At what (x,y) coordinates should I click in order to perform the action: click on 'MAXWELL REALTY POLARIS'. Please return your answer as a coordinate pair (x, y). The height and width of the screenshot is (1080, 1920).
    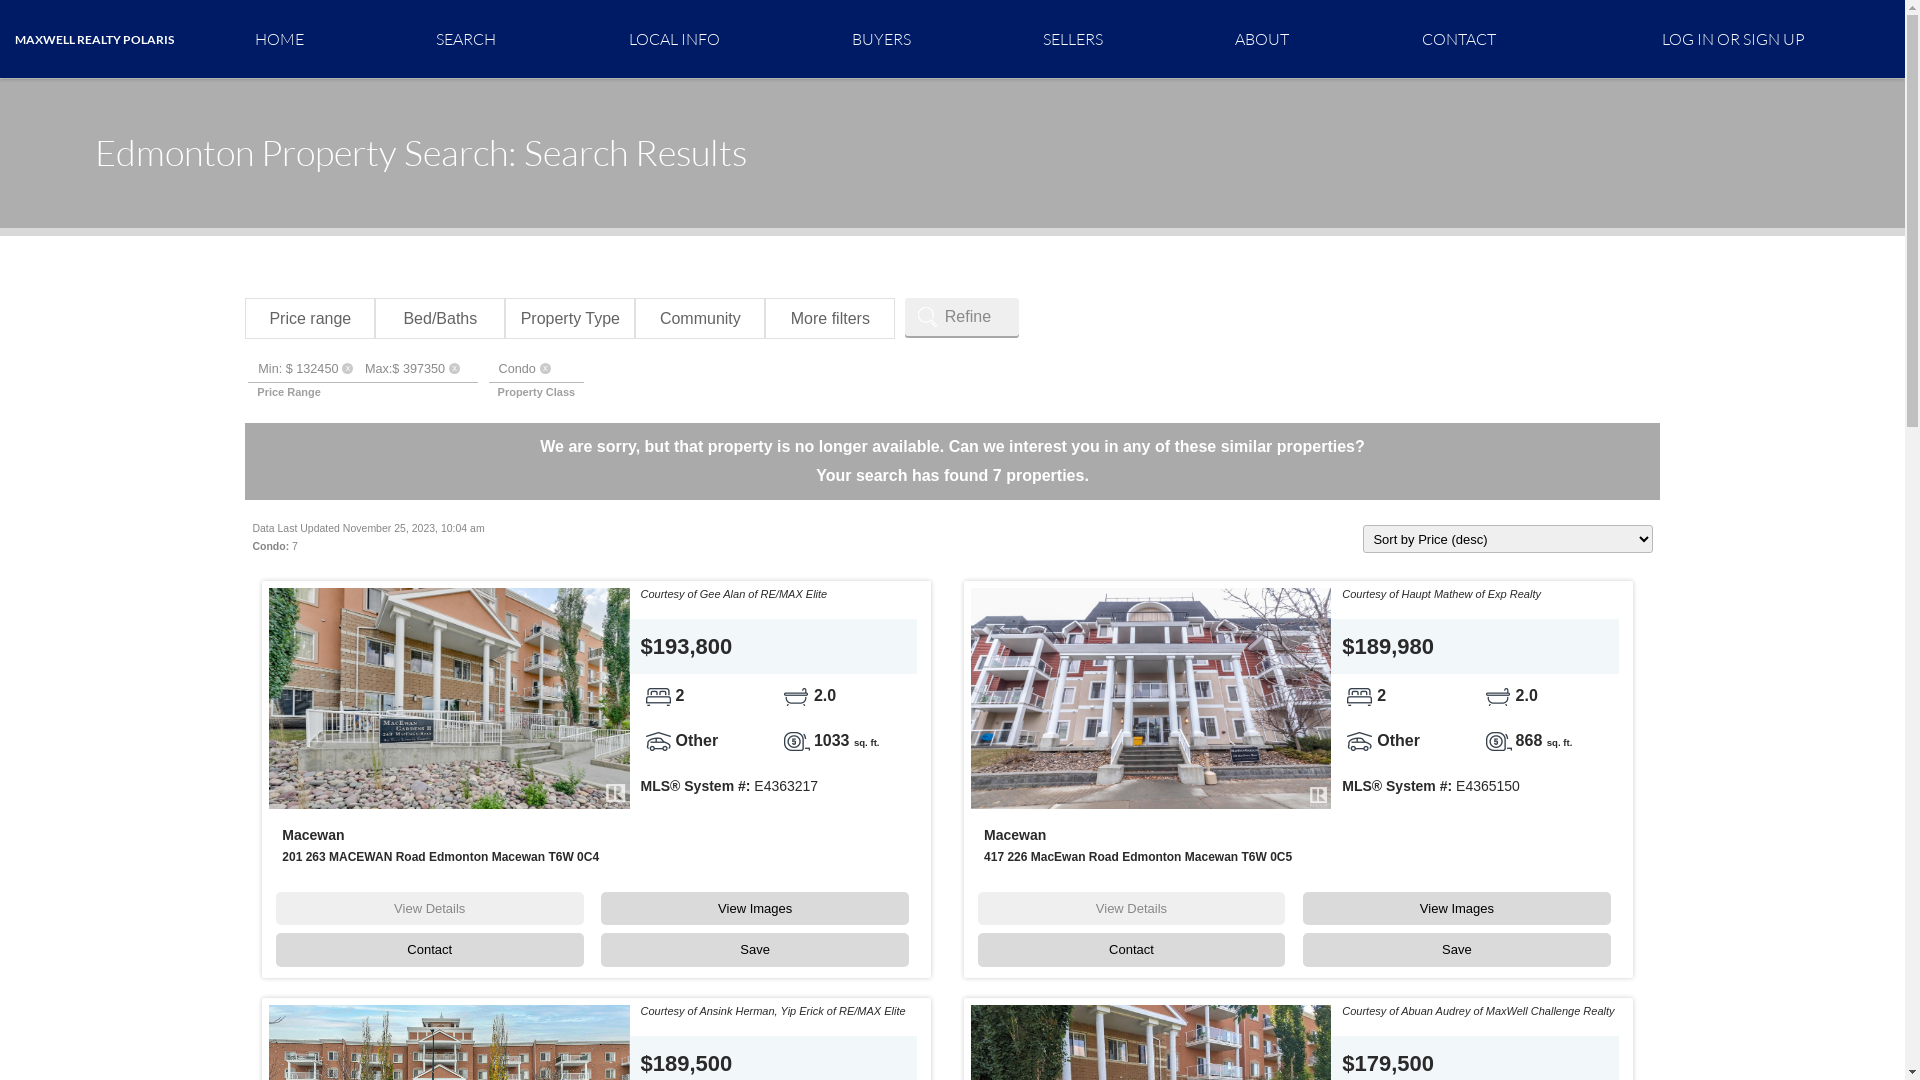
    Looking at the image, I should click on (93, 39).